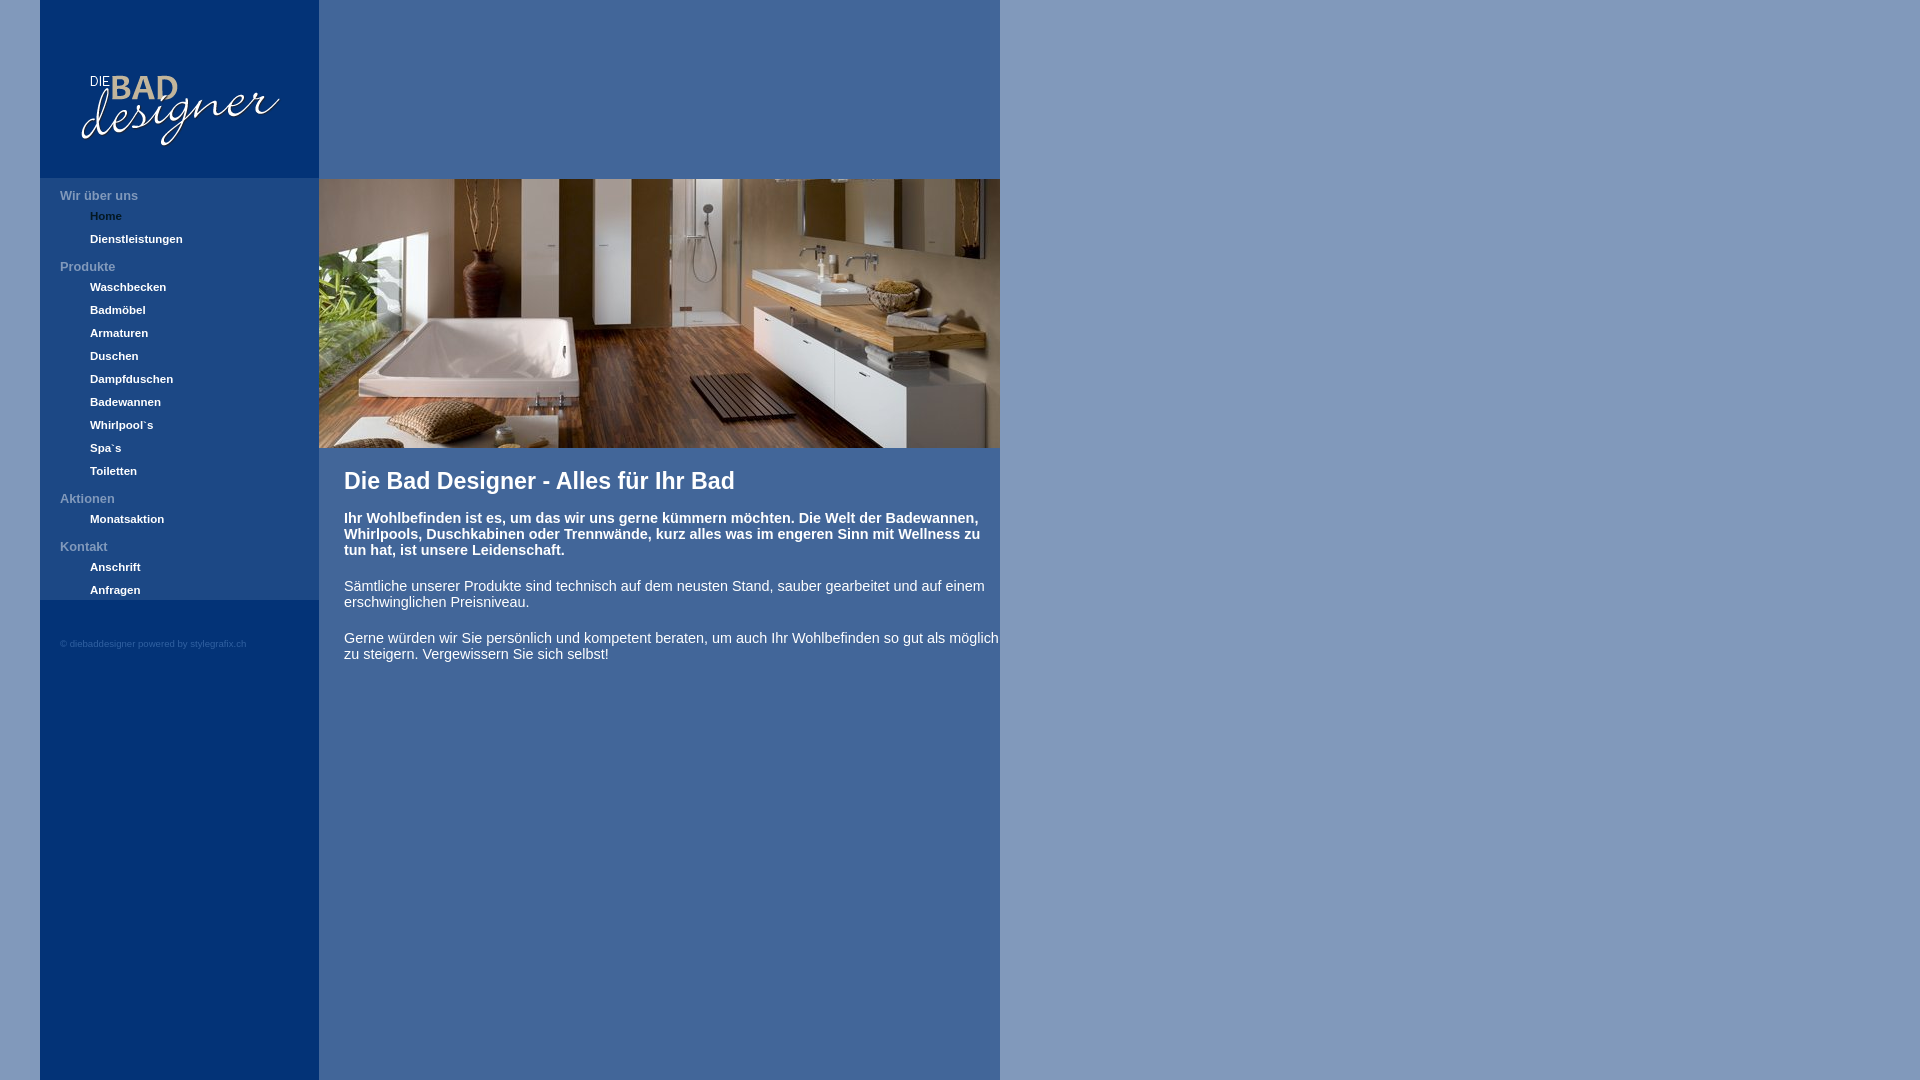 The height and width of the screenshot is (1080, 1920). What do you see at coordinates (124, 401) in the screenshot?
I see `'Badewannen'` at bounding box center [124, 401].